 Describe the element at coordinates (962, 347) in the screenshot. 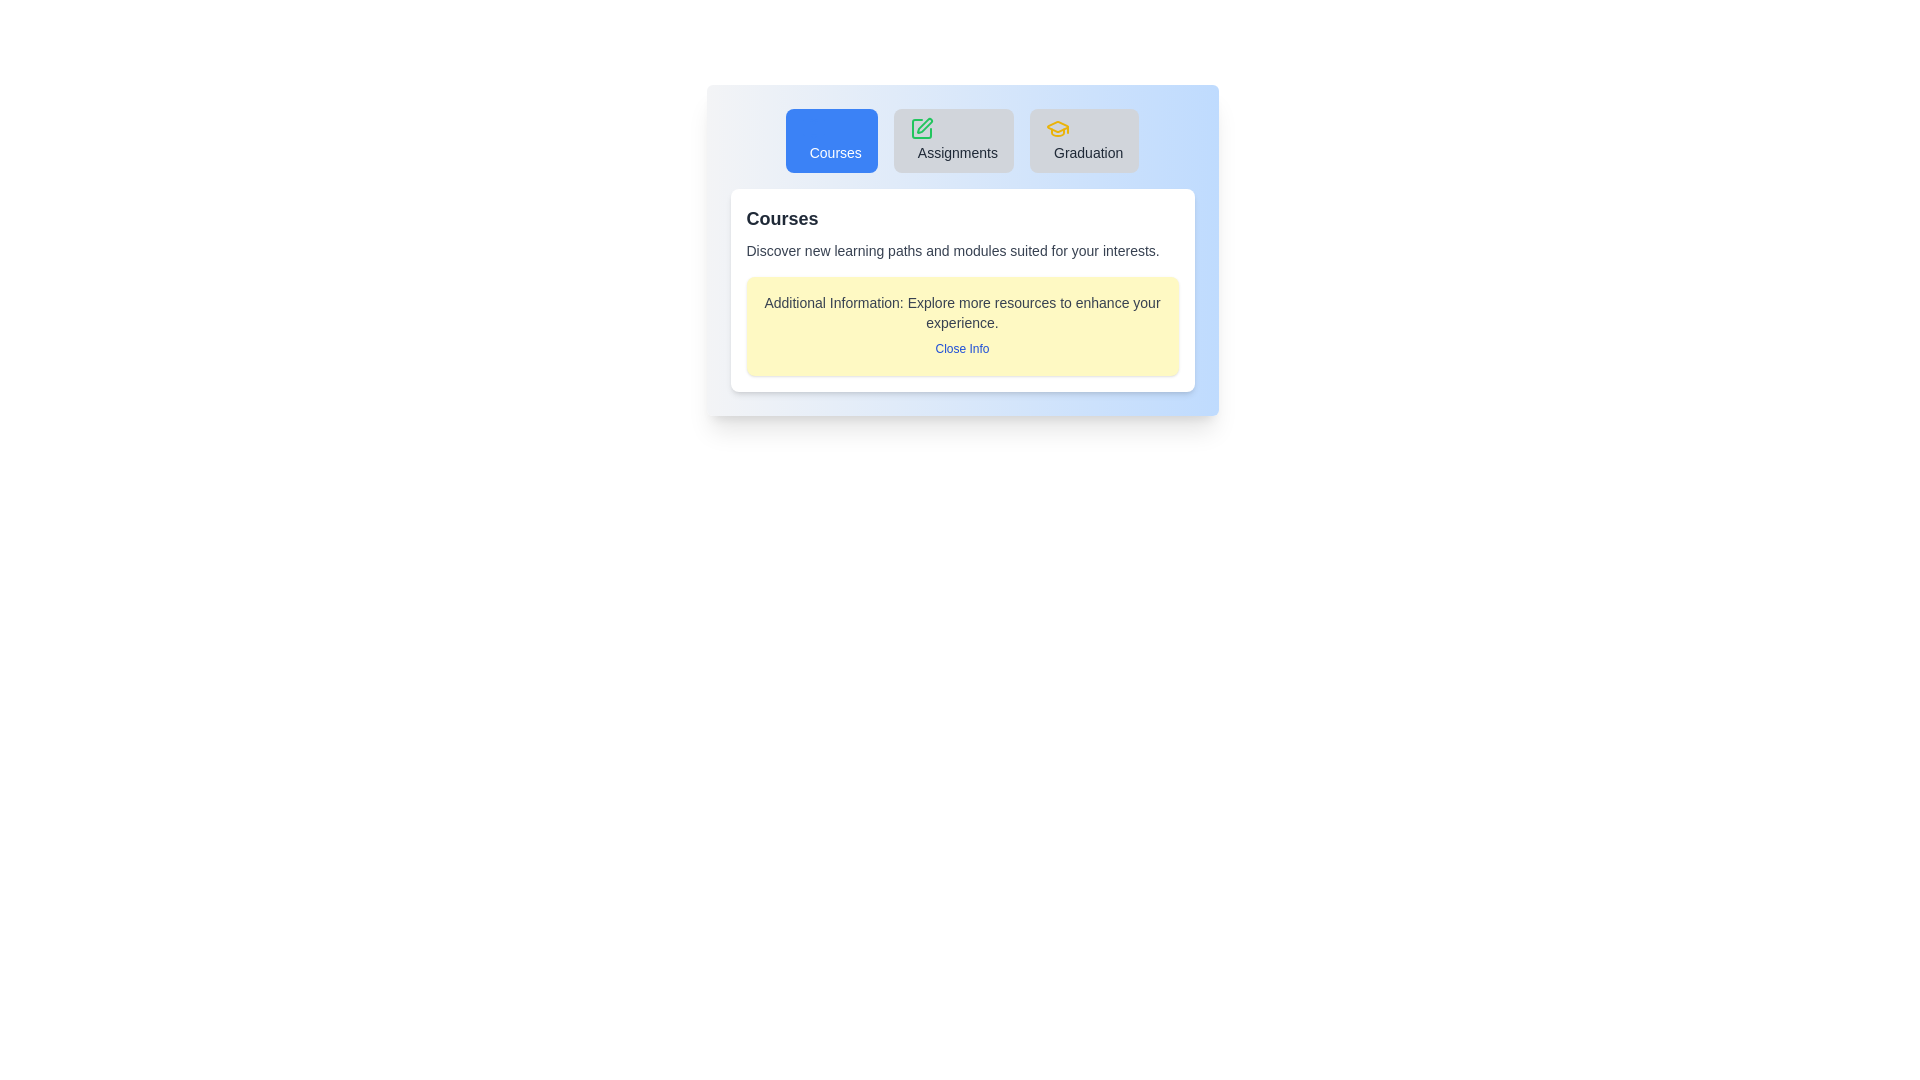

I see `'Close Info' button` at that location.